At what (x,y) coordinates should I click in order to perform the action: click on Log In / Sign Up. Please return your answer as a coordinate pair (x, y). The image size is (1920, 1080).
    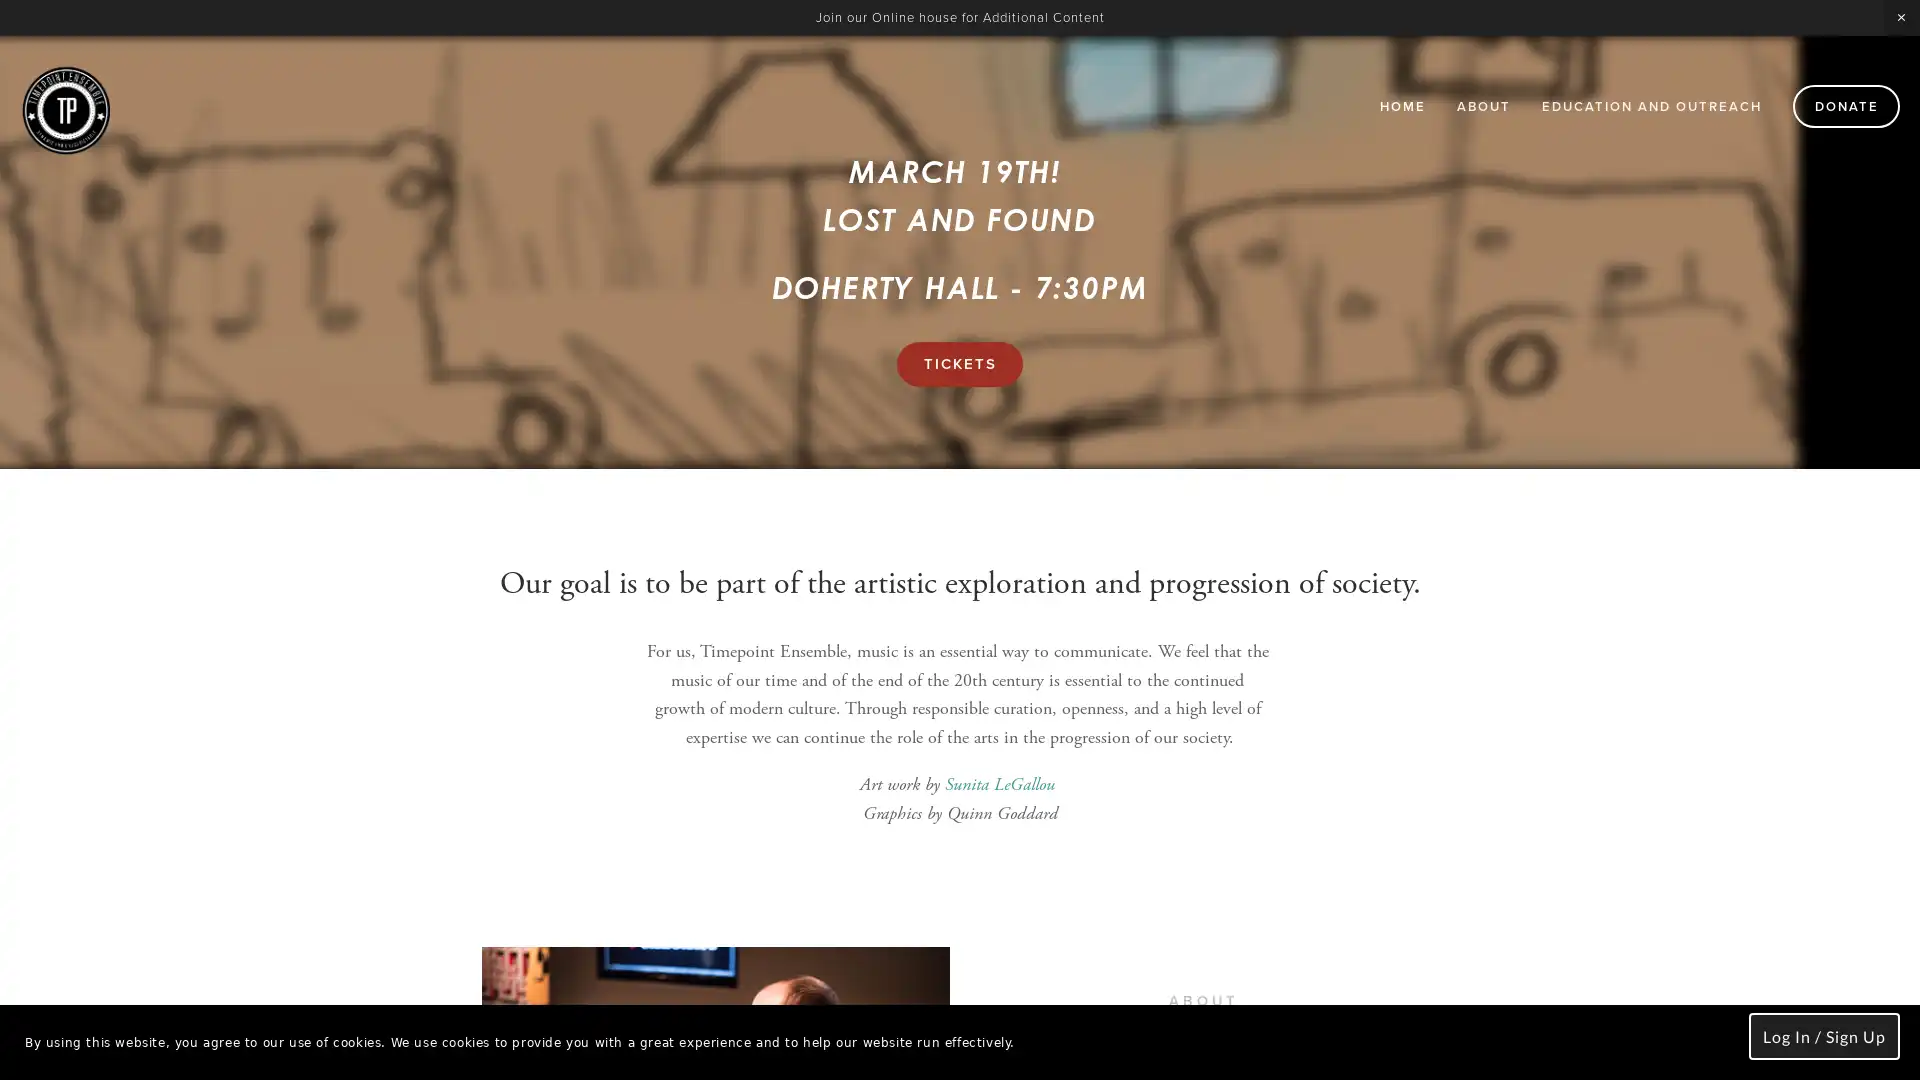
    Looking at the image, I should click on (1824, 1035).